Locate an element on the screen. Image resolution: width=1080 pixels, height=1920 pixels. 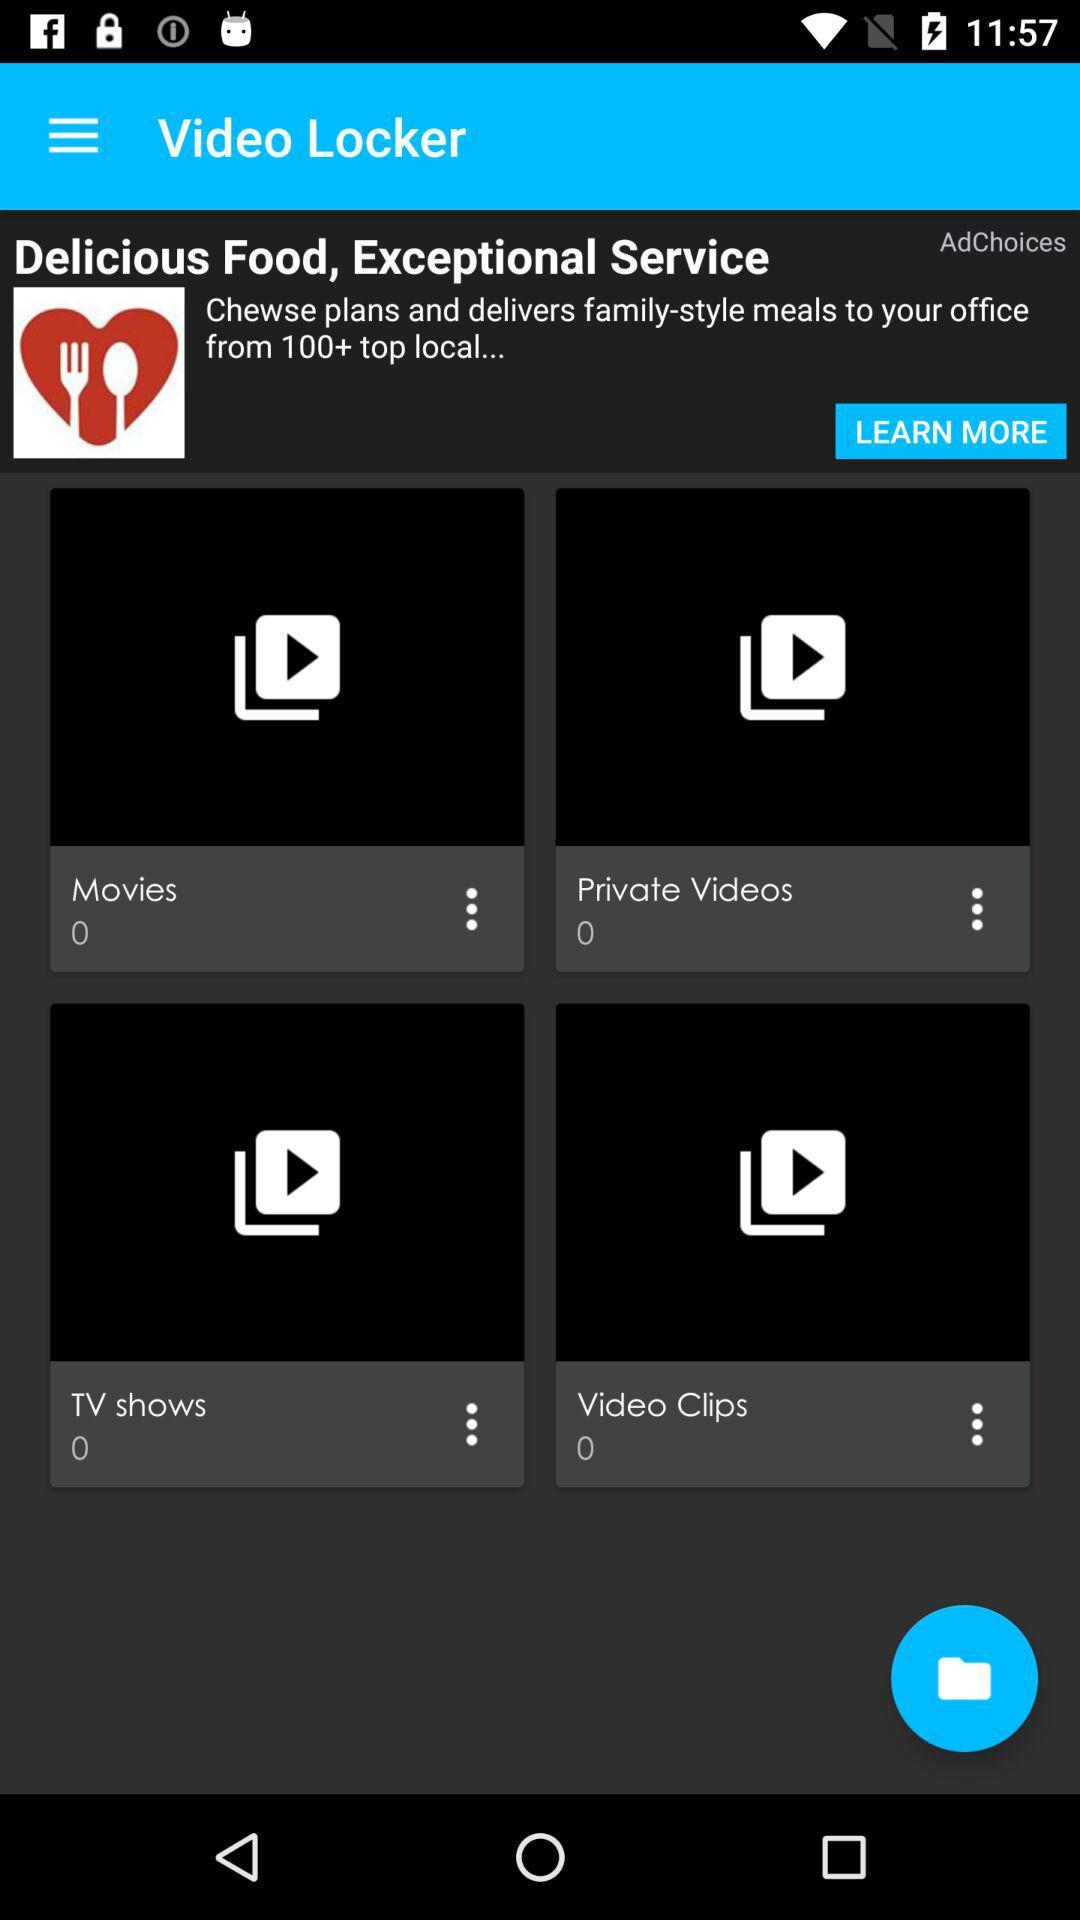
the app to the left of the video locker item is located at coordinates (72, 135).